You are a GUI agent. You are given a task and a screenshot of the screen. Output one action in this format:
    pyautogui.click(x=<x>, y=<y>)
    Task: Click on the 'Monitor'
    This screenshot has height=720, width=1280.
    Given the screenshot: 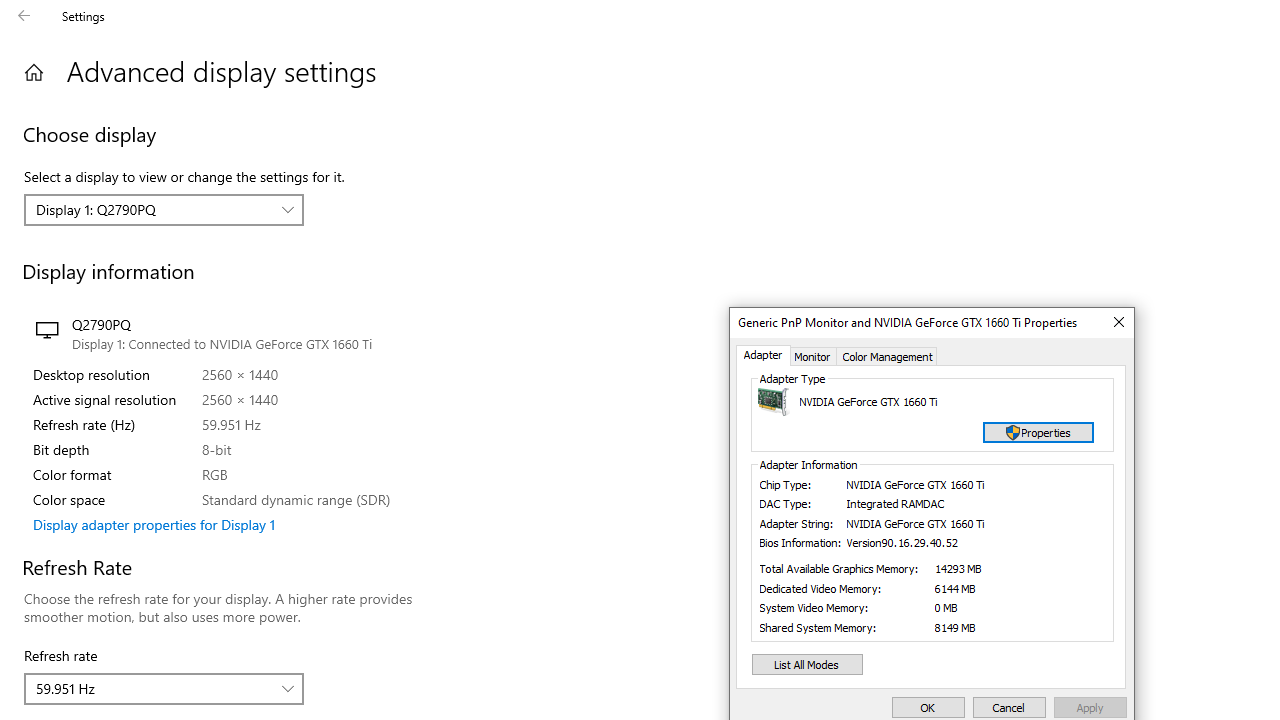 What is the action you would take?
    pyautogui.click(x=812, y=355)
    